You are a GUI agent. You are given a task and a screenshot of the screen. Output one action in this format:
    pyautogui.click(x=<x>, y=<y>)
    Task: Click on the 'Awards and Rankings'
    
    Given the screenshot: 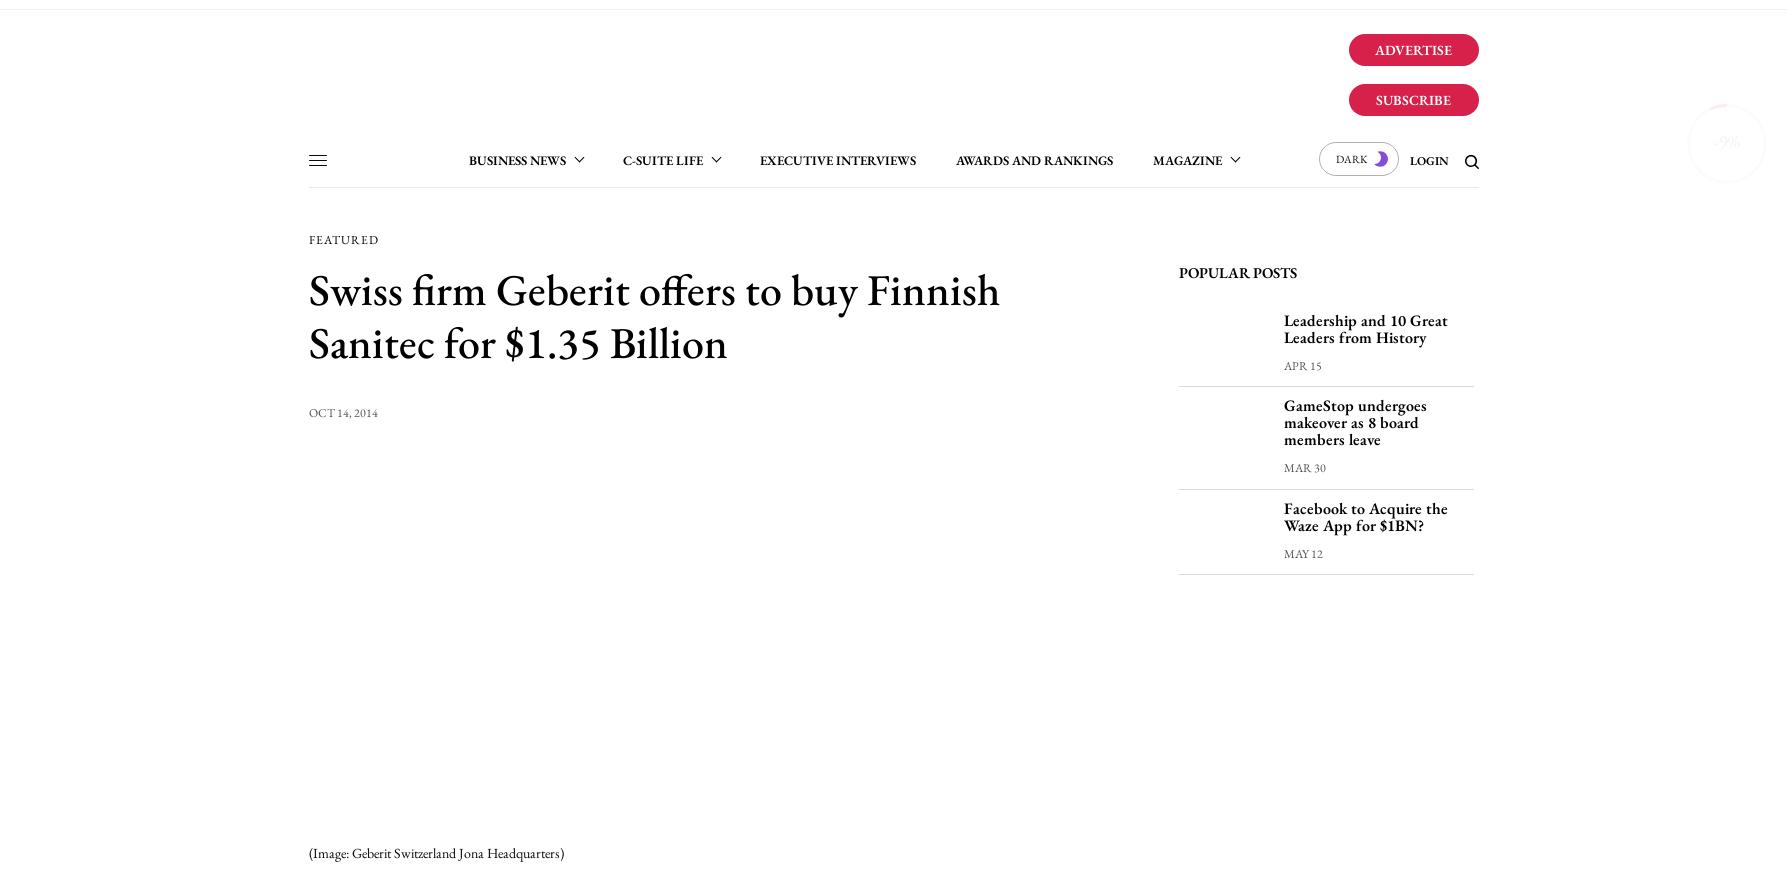 What is the action you would take?
    pyautogui.click(x=1032, y=160)
    